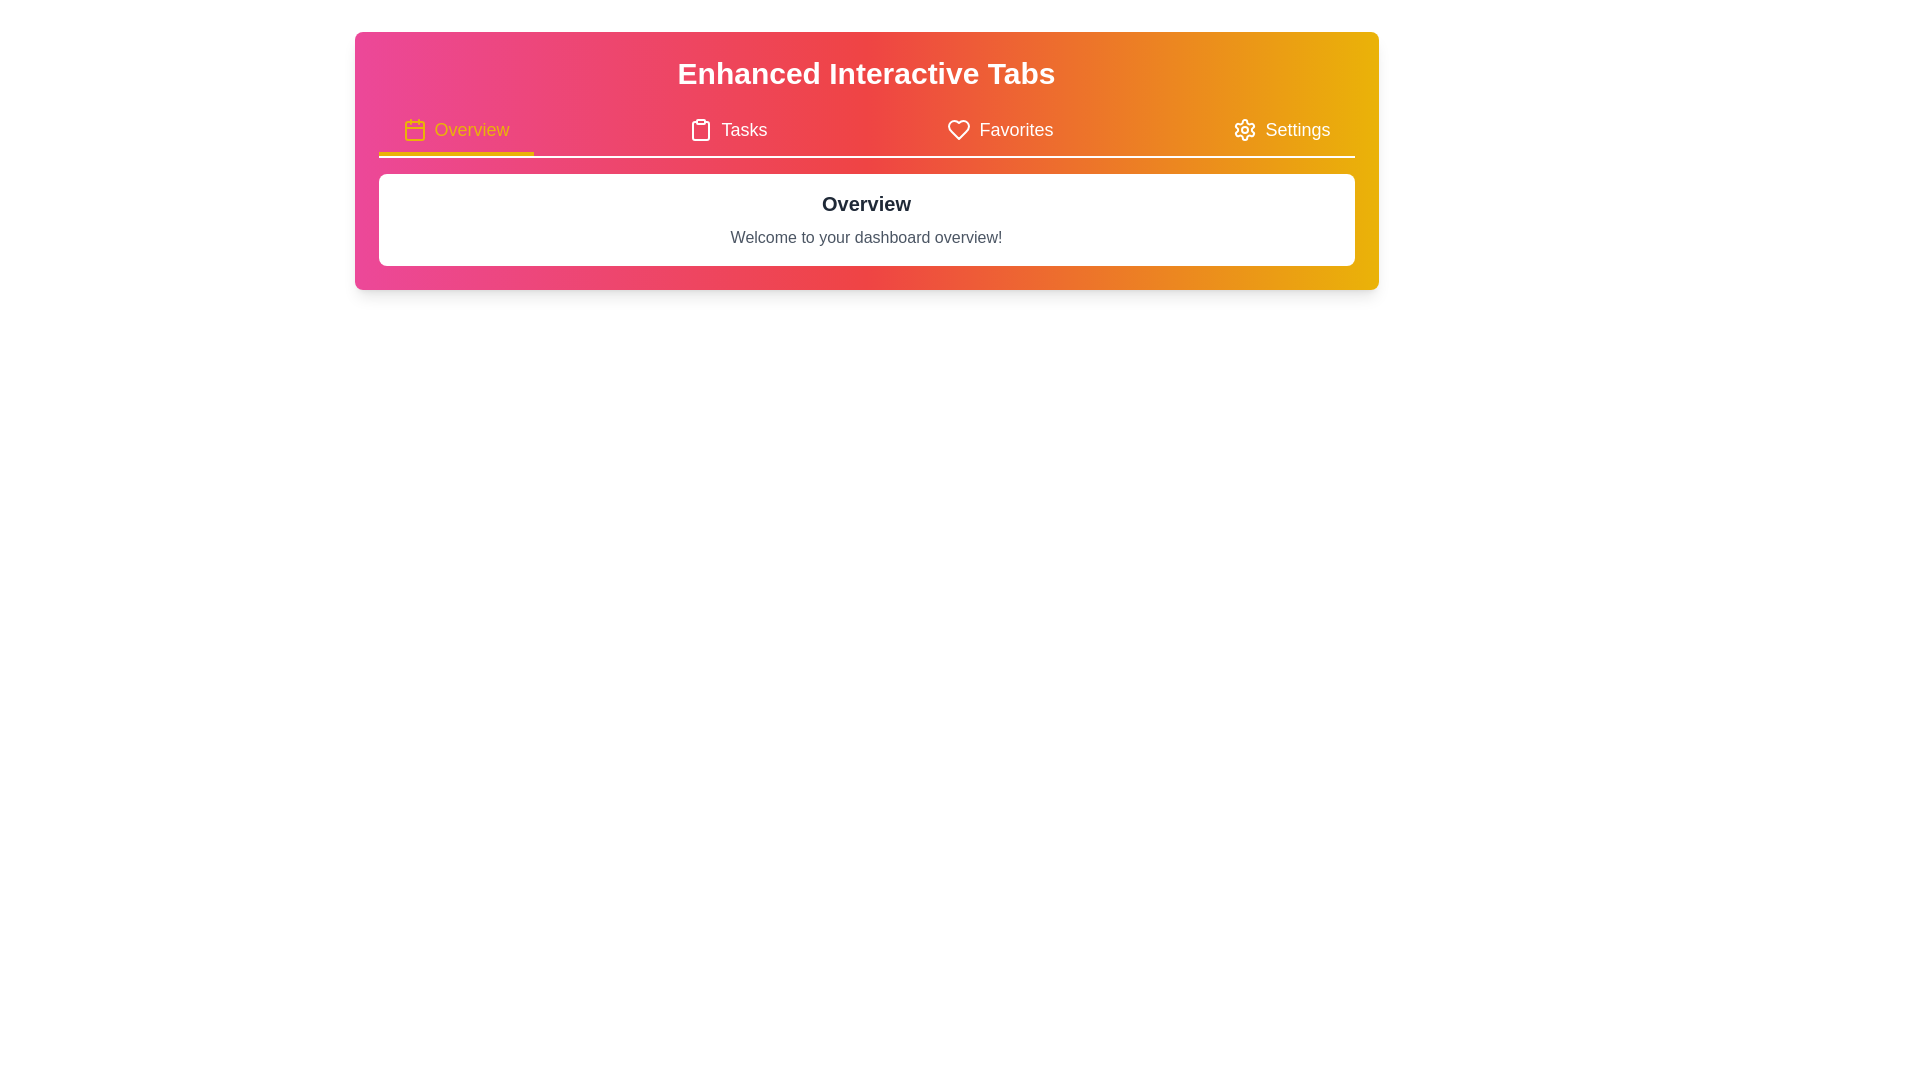 The height and width of the screenshot is (1080, 1920). Describe the element at coordinates (999, 131) in the screenshot. I see `the 'Favorites' tab in the navigation section` at that location.